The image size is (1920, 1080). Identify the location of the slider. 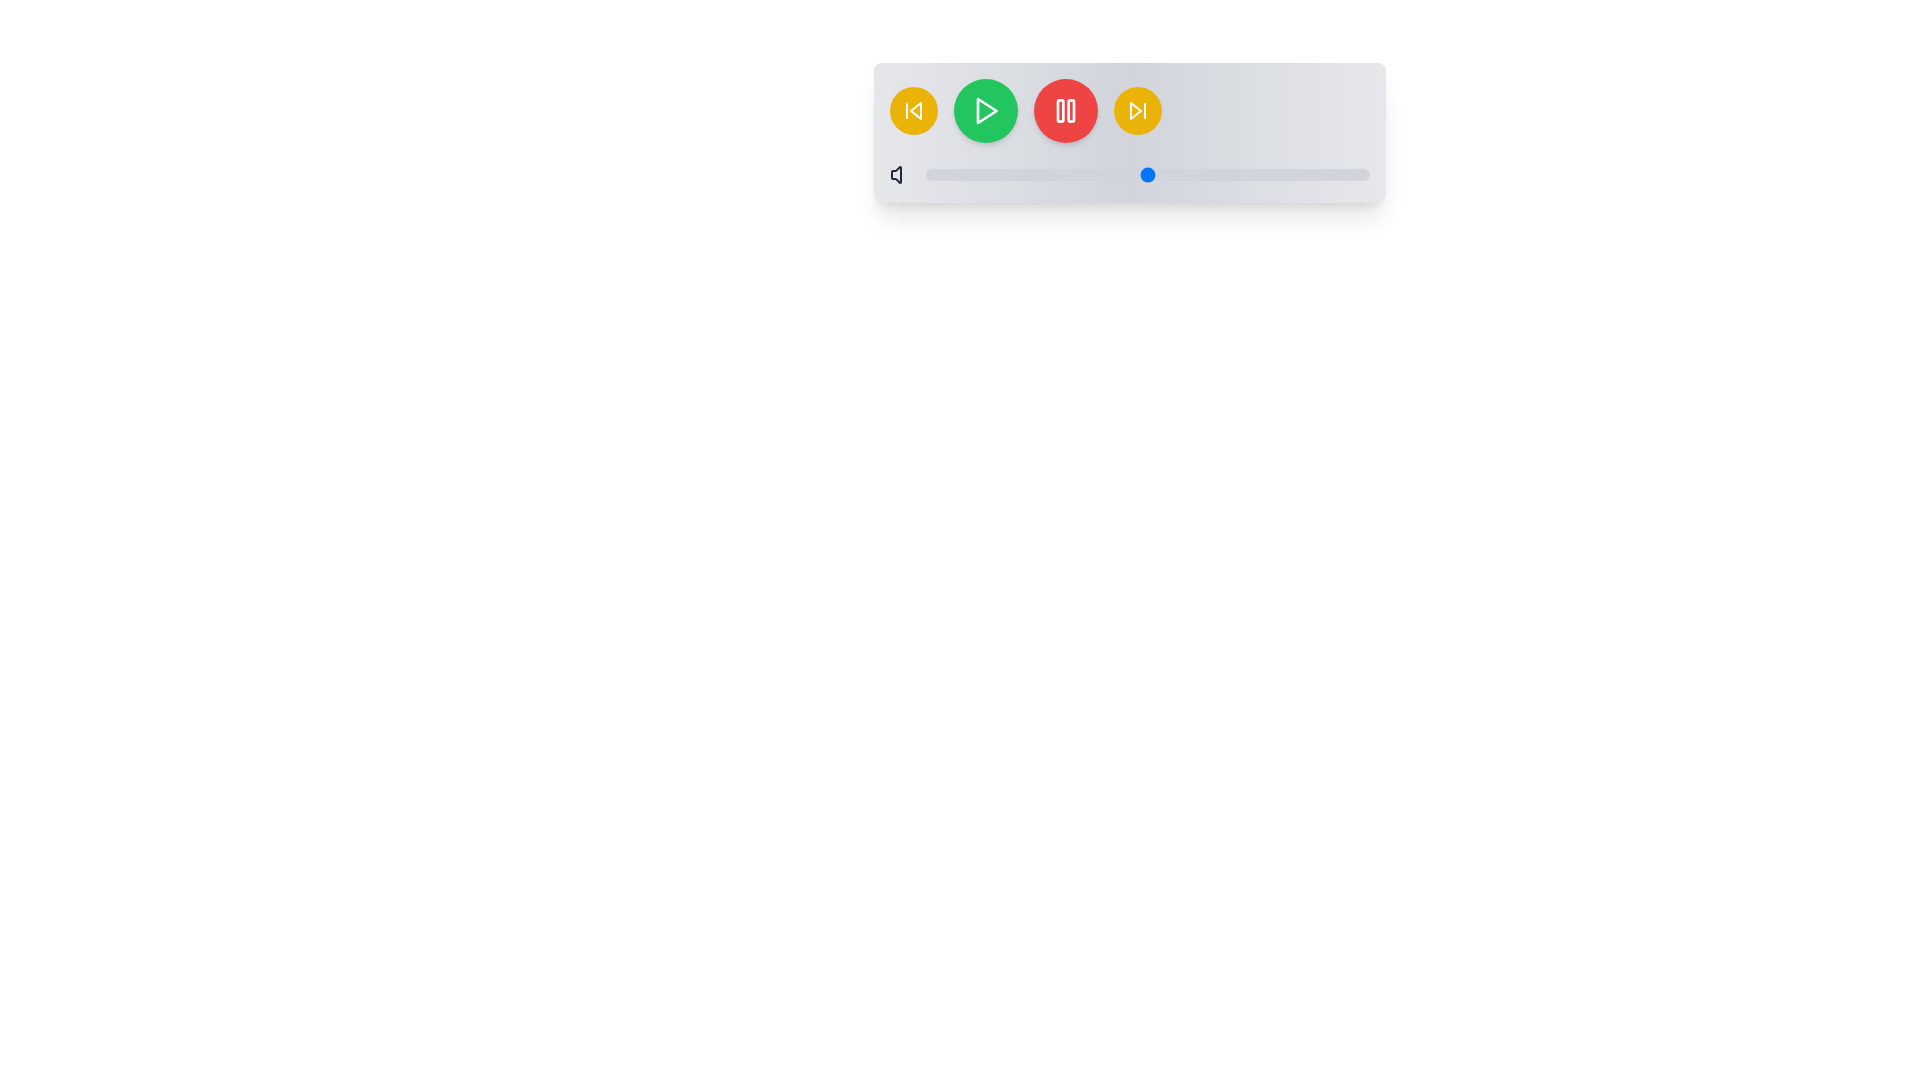
(1307, 173).